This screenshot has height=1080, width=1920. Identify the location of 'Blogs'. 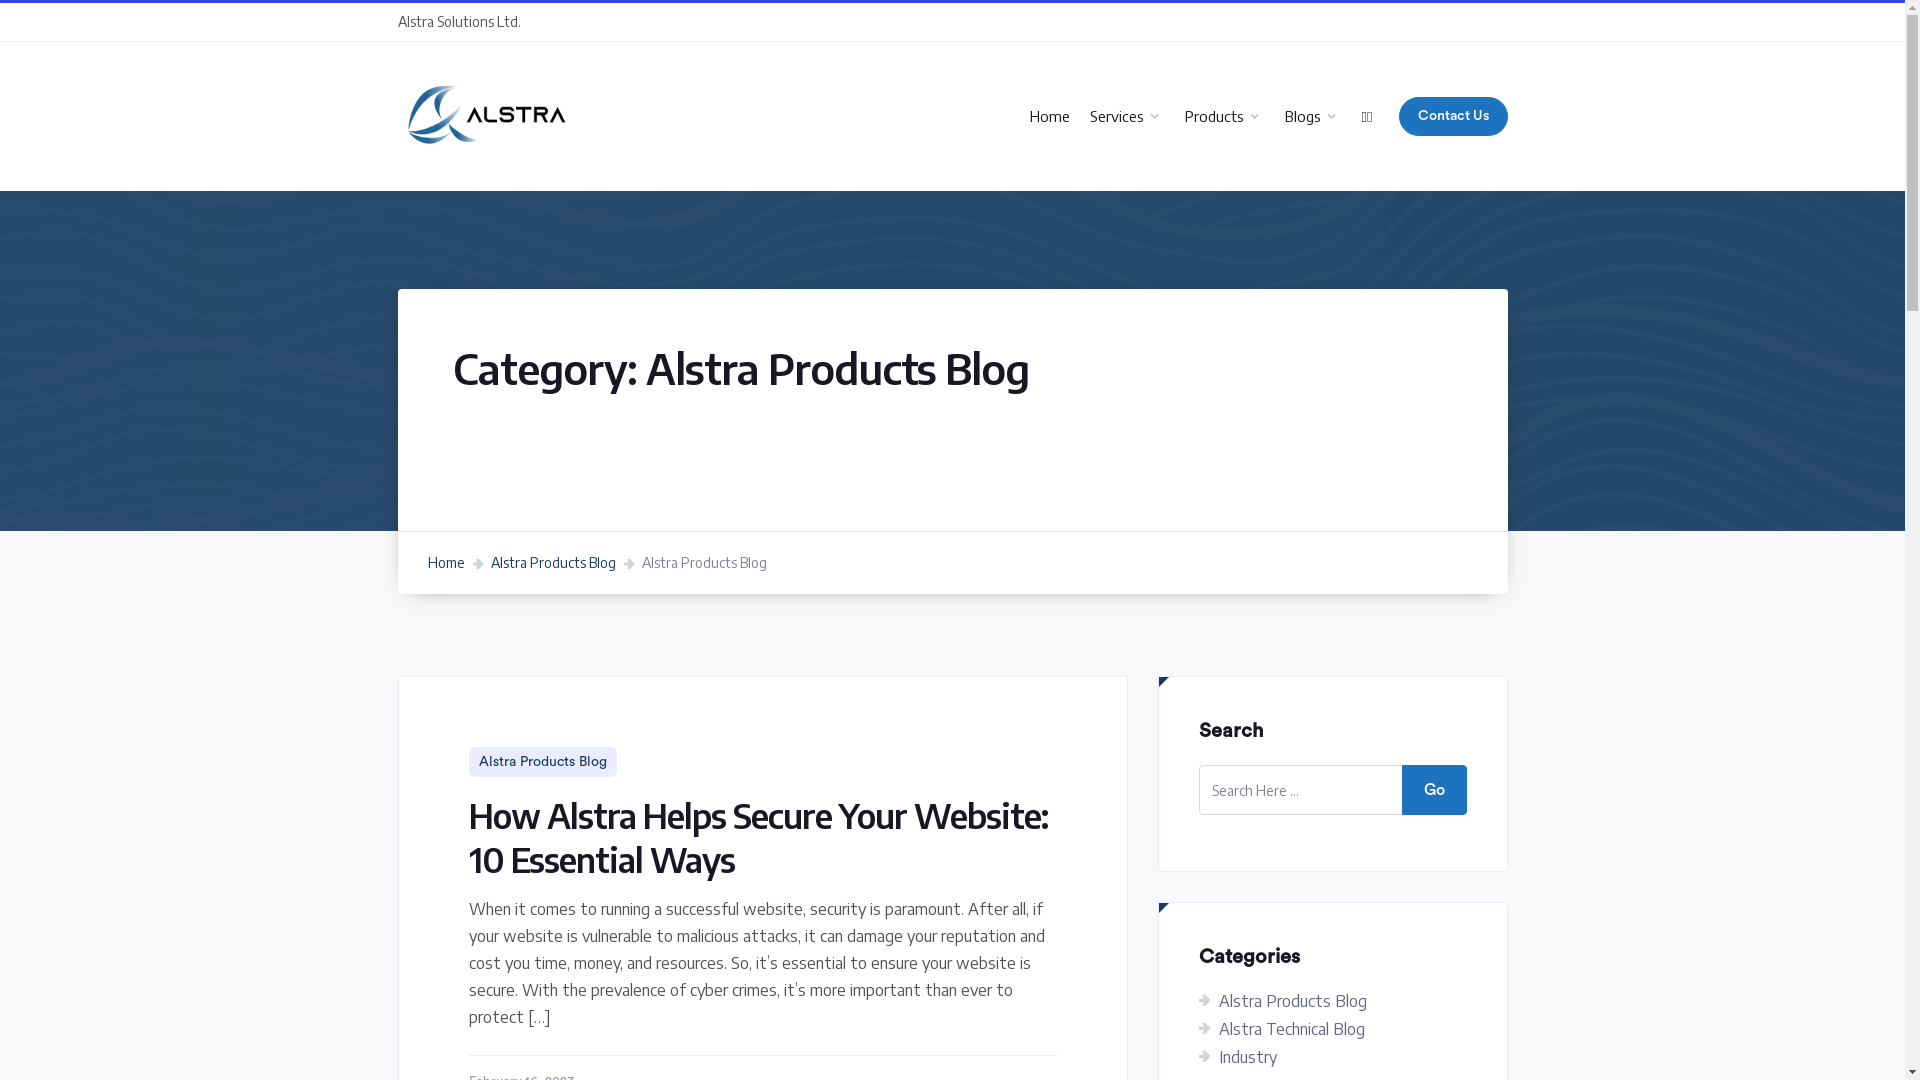
(1313, 116).